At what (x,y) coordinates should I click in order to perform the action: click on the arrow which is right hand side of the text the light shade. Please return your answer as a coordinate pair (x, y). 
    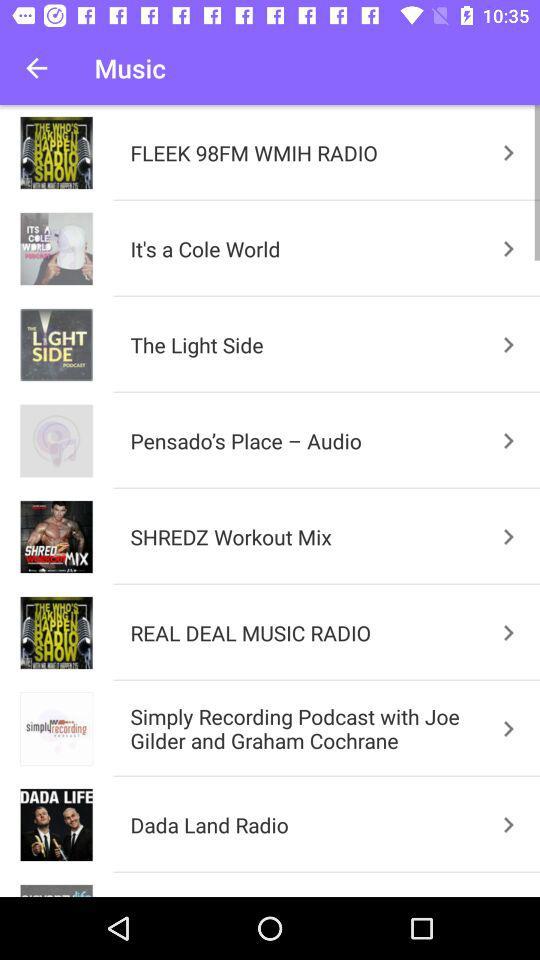
    Looking at the image, I should click on (509, 345).